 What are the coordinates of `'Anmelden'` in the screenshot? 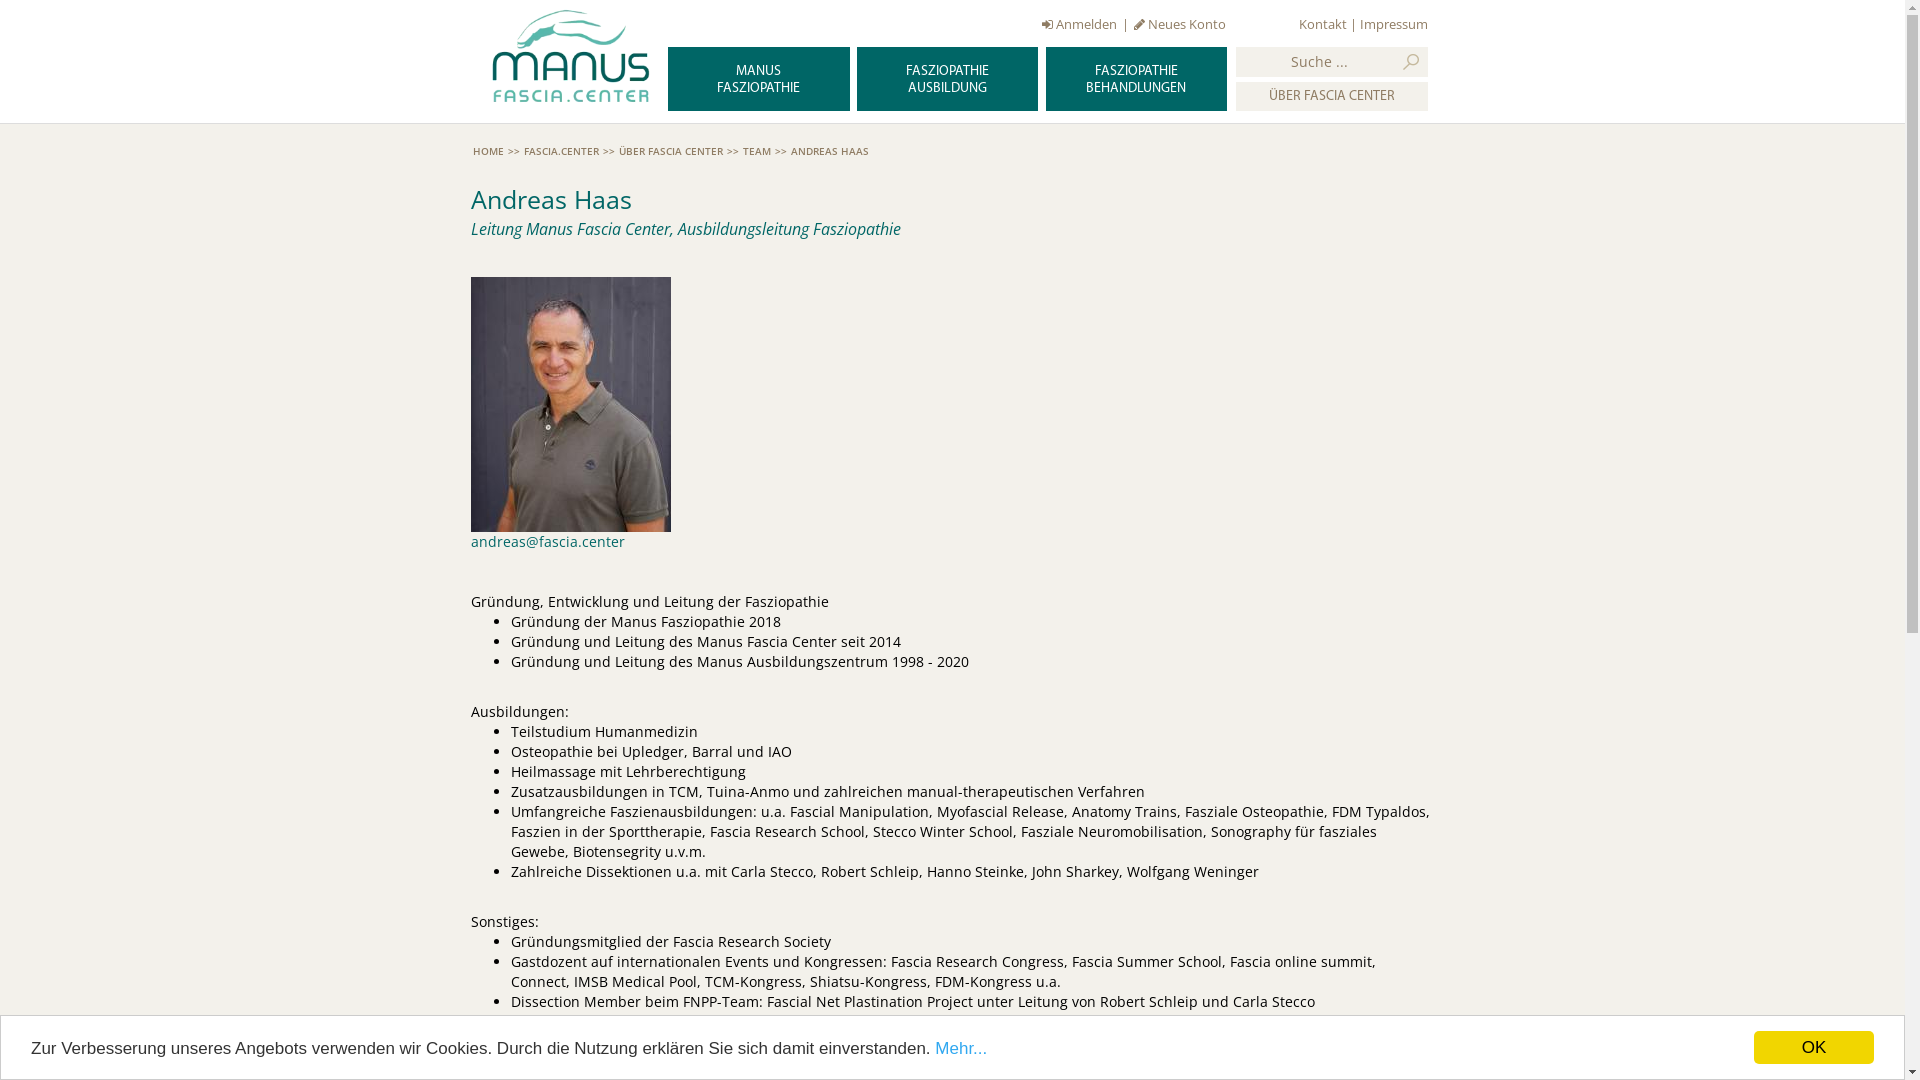 It's located at (1040, 23).